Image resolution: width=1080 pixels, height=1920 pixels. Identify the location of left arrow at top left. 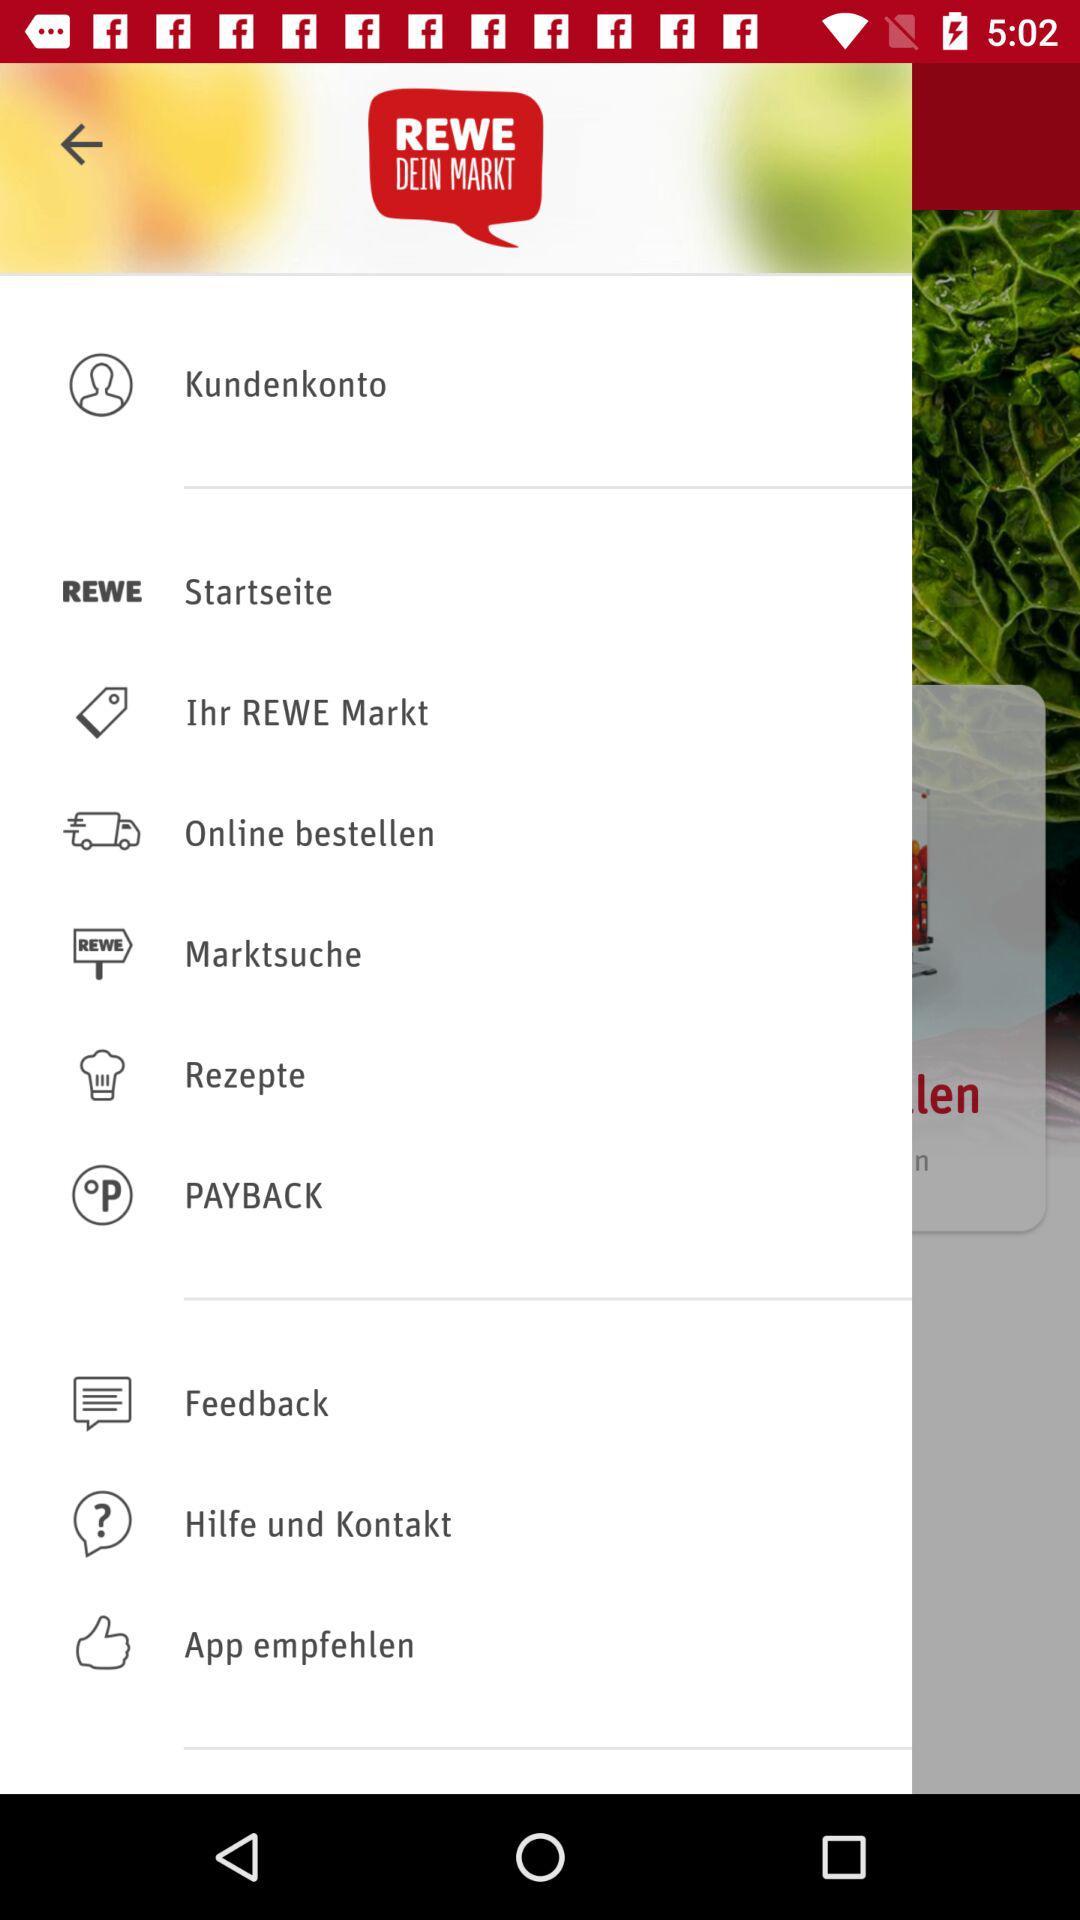
(80, 143).